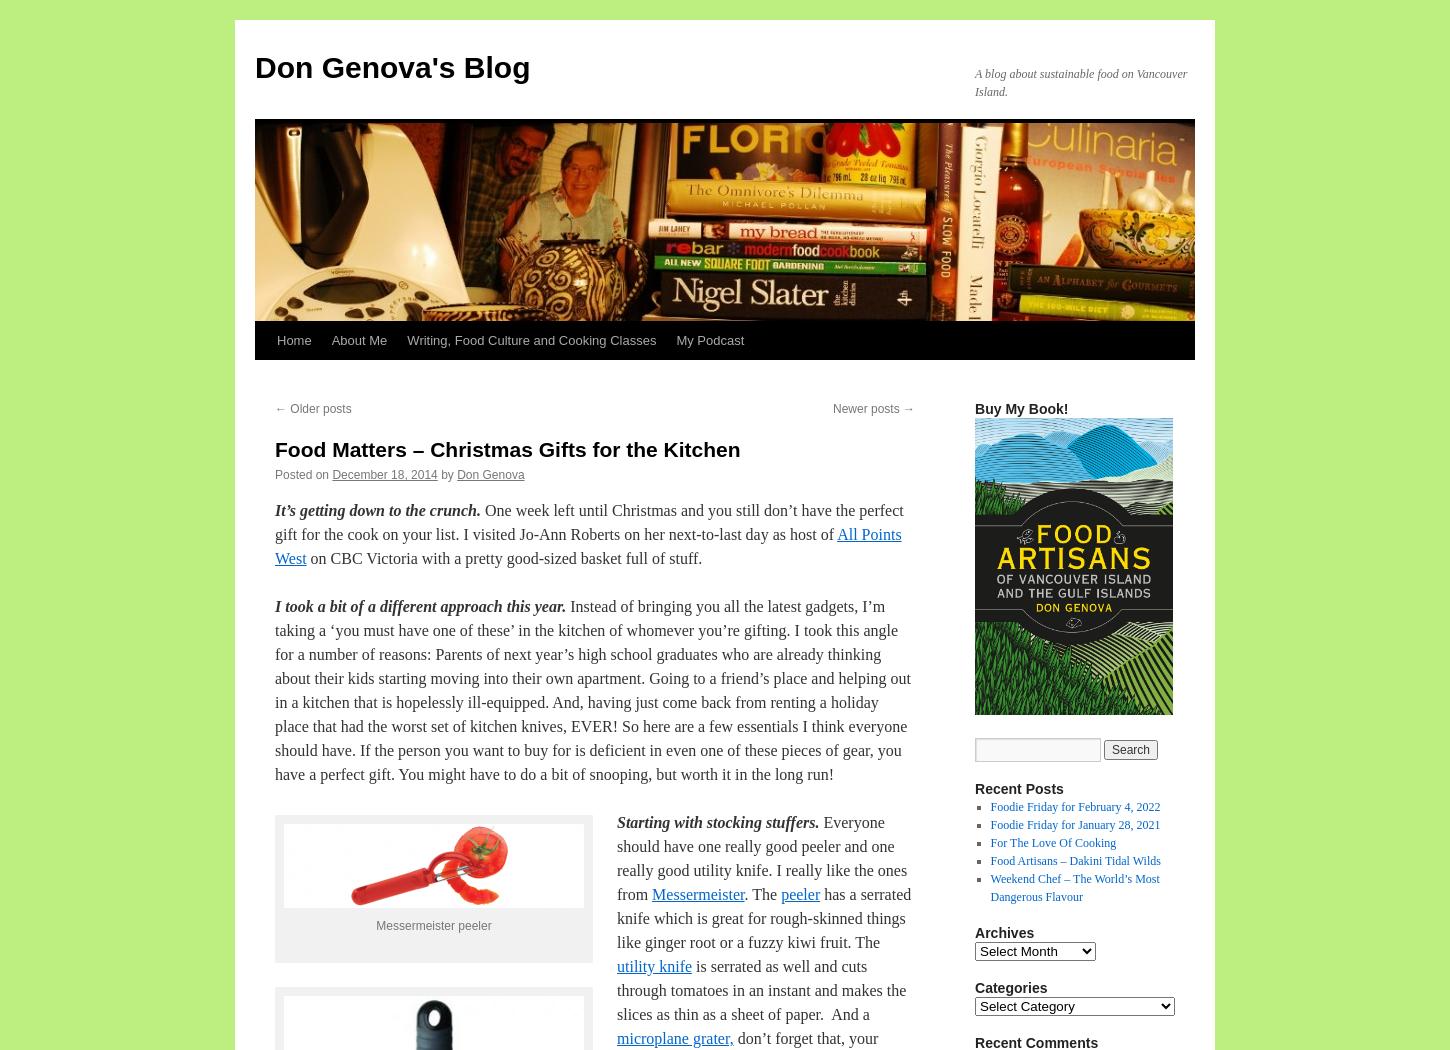  What do you see at coordinates (761, 990) in the screenshot?
I see `'is serrated as well and cuts through tomatoes in an instant and makes the slices as thin as a sheet of paper.  And a'` at bounding box center [761, 990].